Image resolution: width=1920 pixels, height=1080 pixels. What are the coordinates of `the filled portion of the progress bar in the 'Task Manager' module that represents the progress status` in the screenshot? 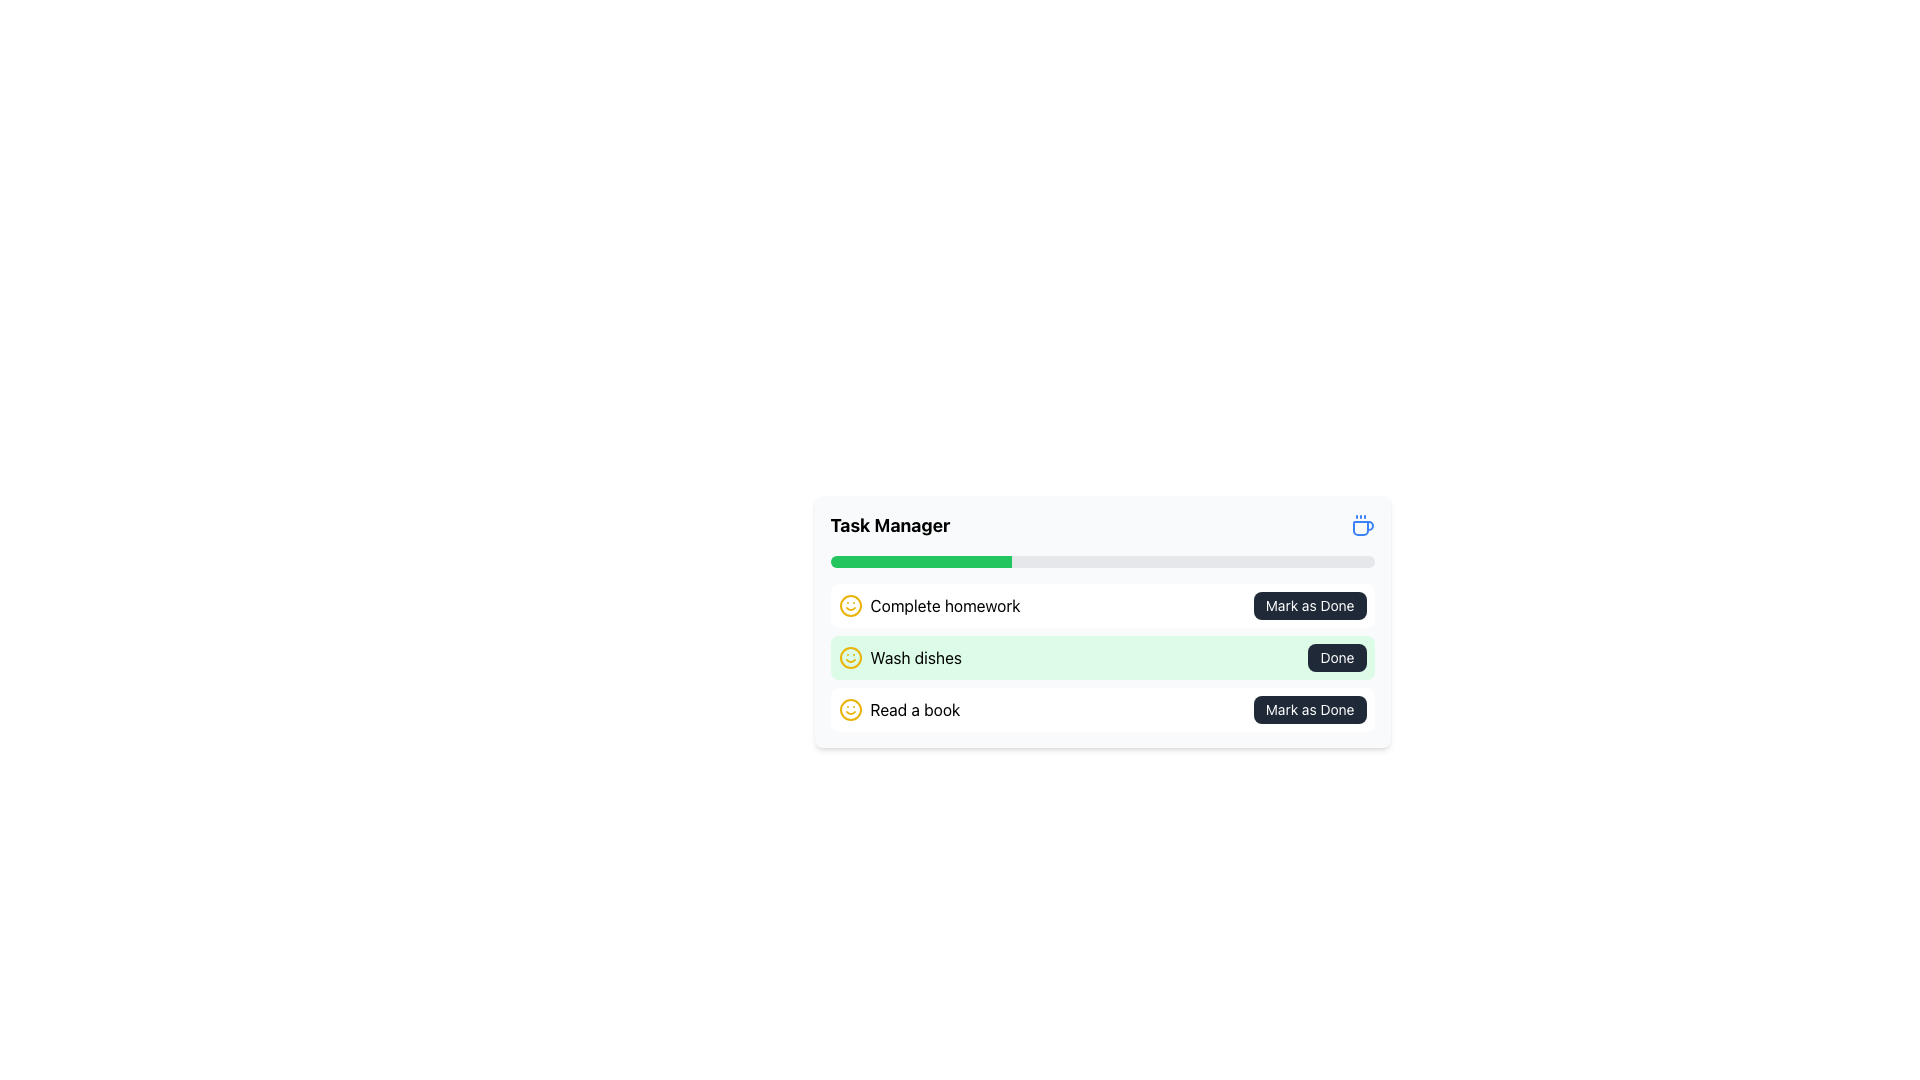 It's located at (920, 562).